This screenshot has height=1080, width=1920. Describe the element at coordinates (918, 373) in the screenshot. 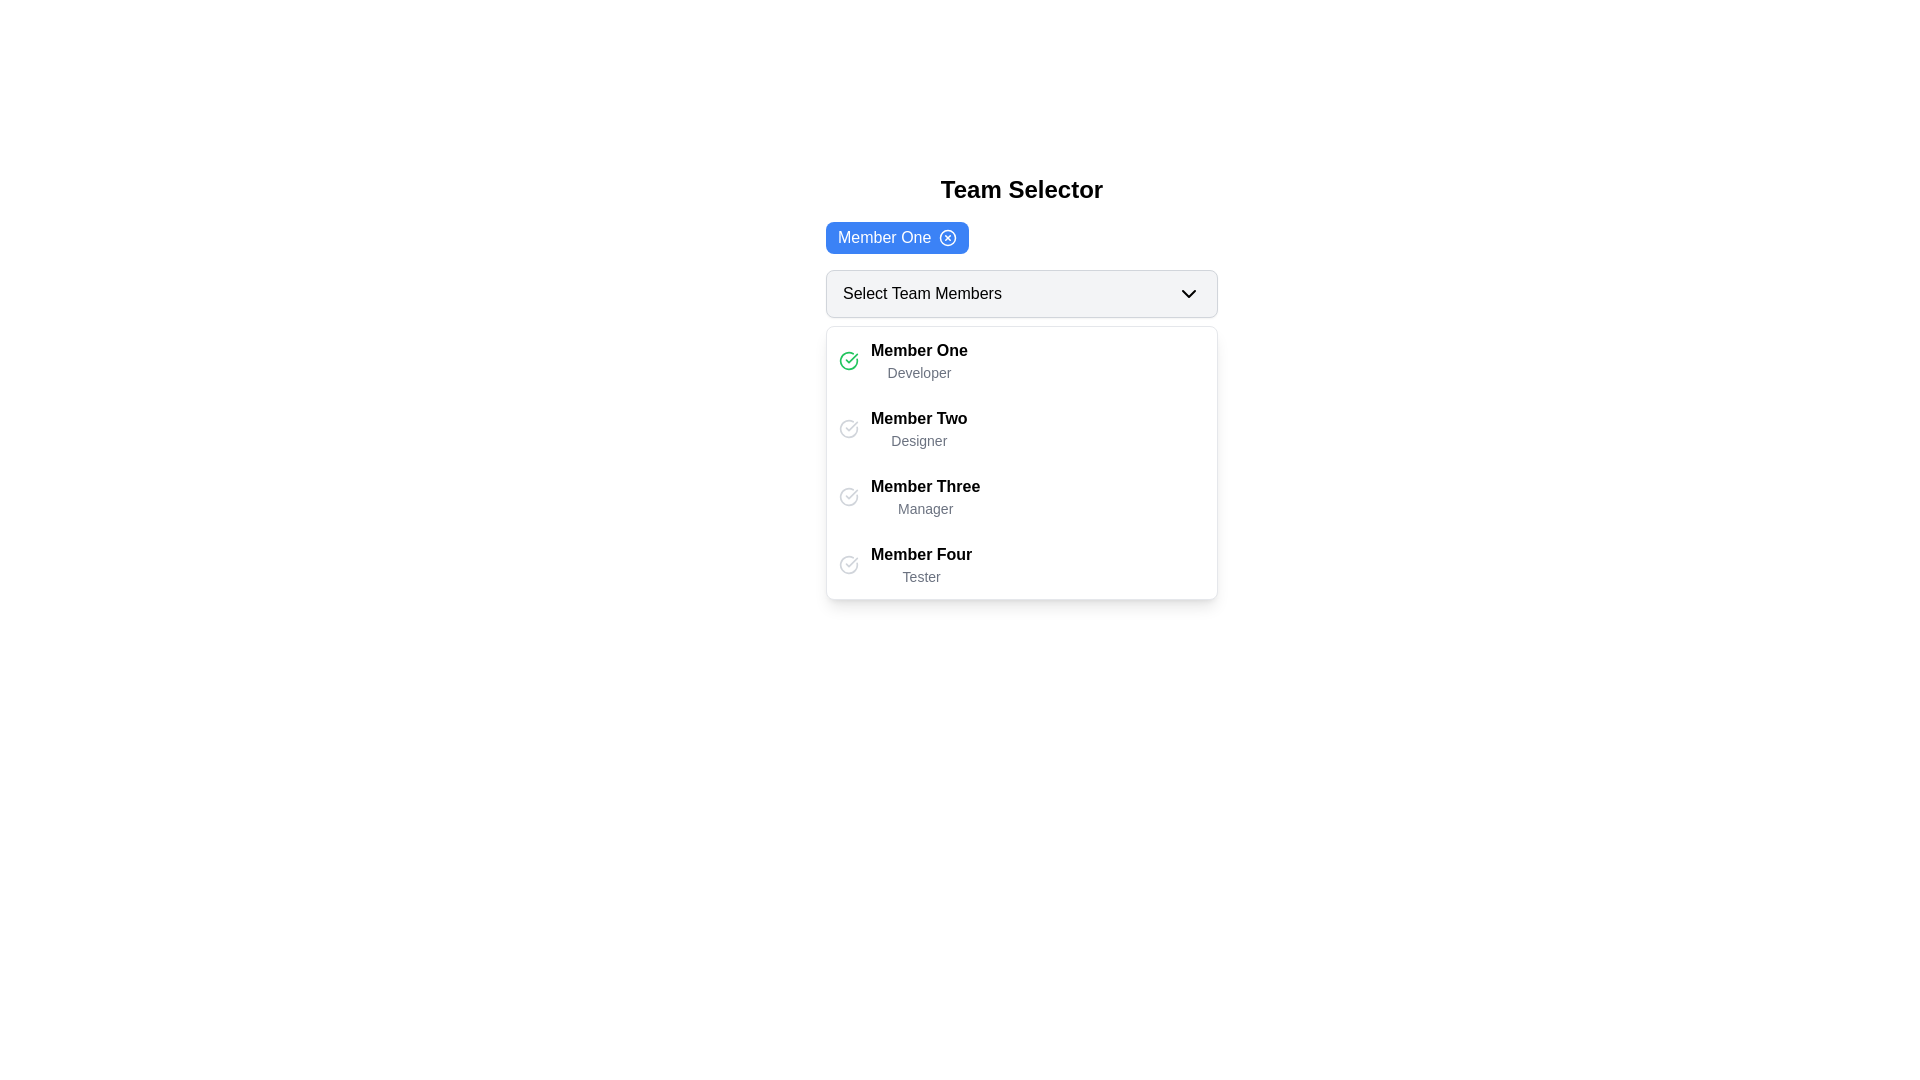

I see `the text label that provides additional information about the role of 'Member One', located directly below the name in the dropdown menu` at that location.